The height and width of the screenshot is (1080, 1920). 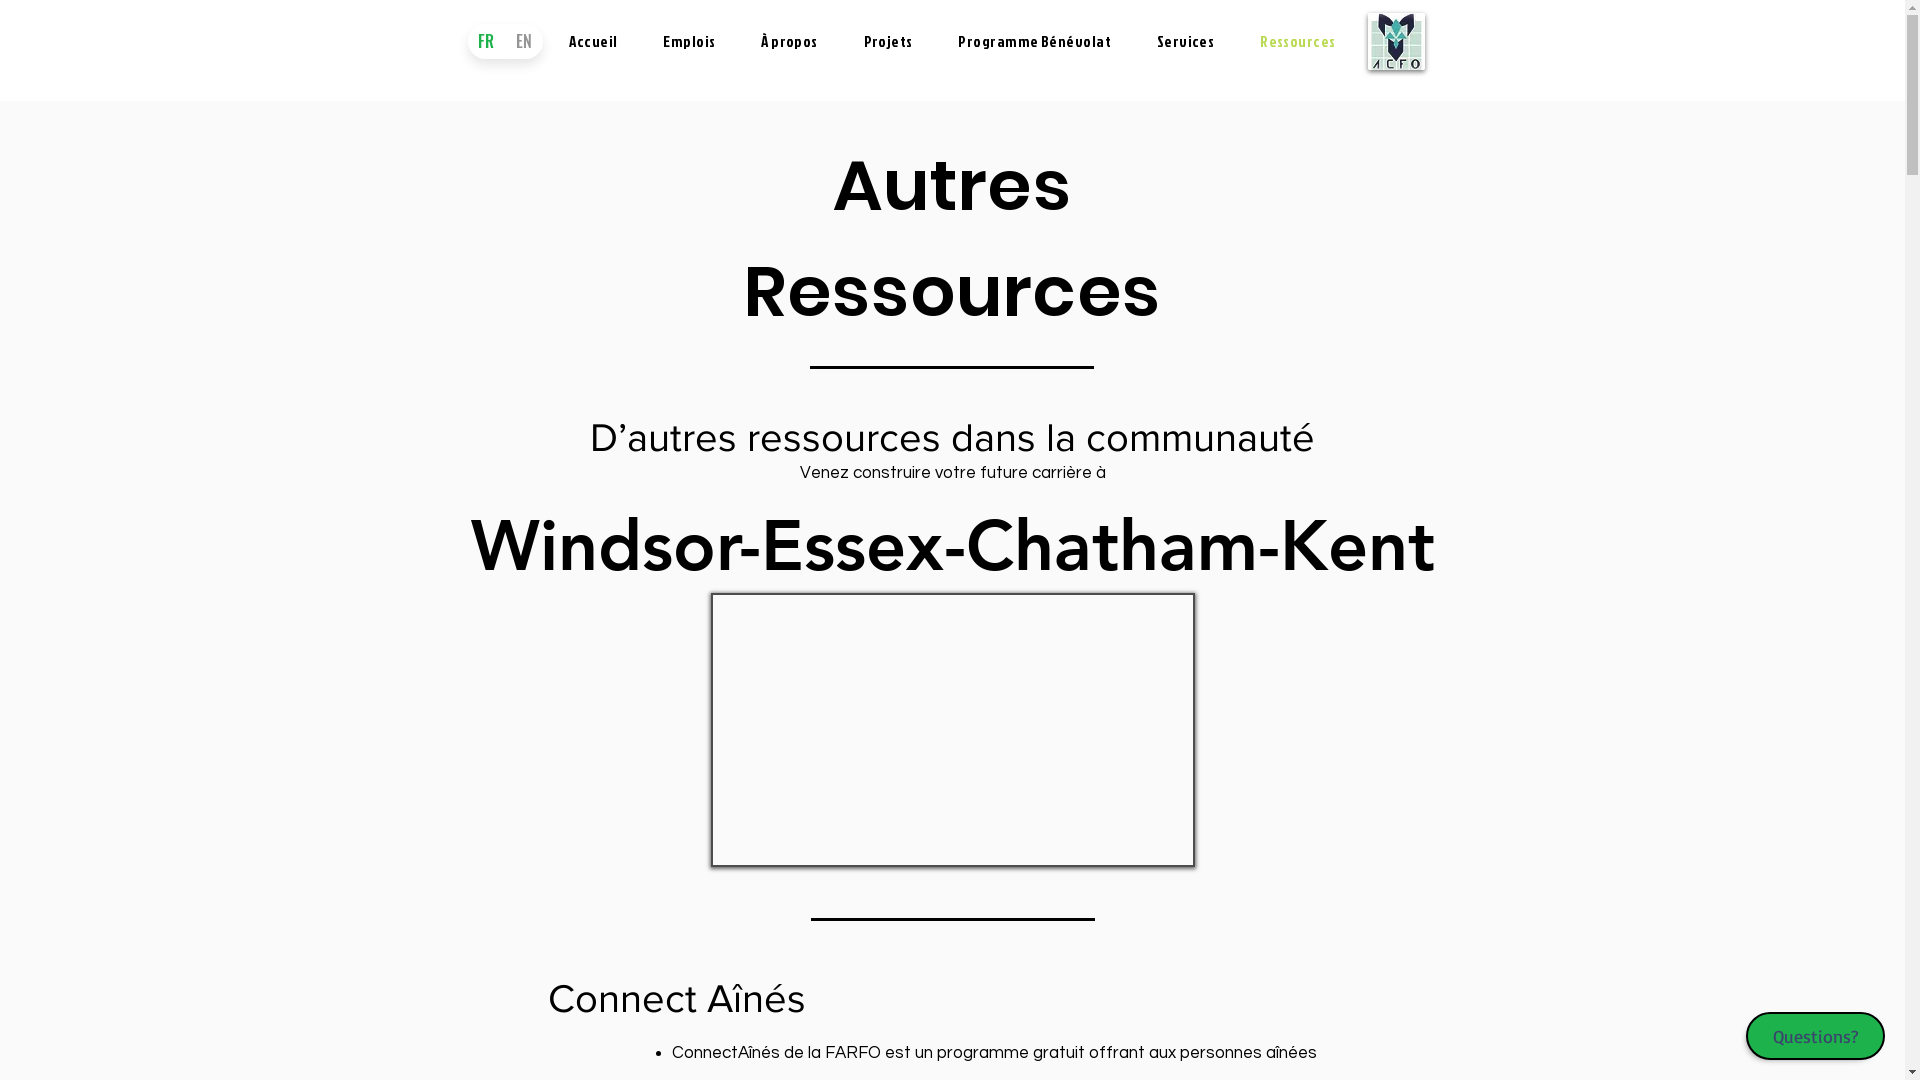 What do you see at coordinates (1185, 41) in the screenshot?
I see `'Services'` at bounding box center [1185, 41].